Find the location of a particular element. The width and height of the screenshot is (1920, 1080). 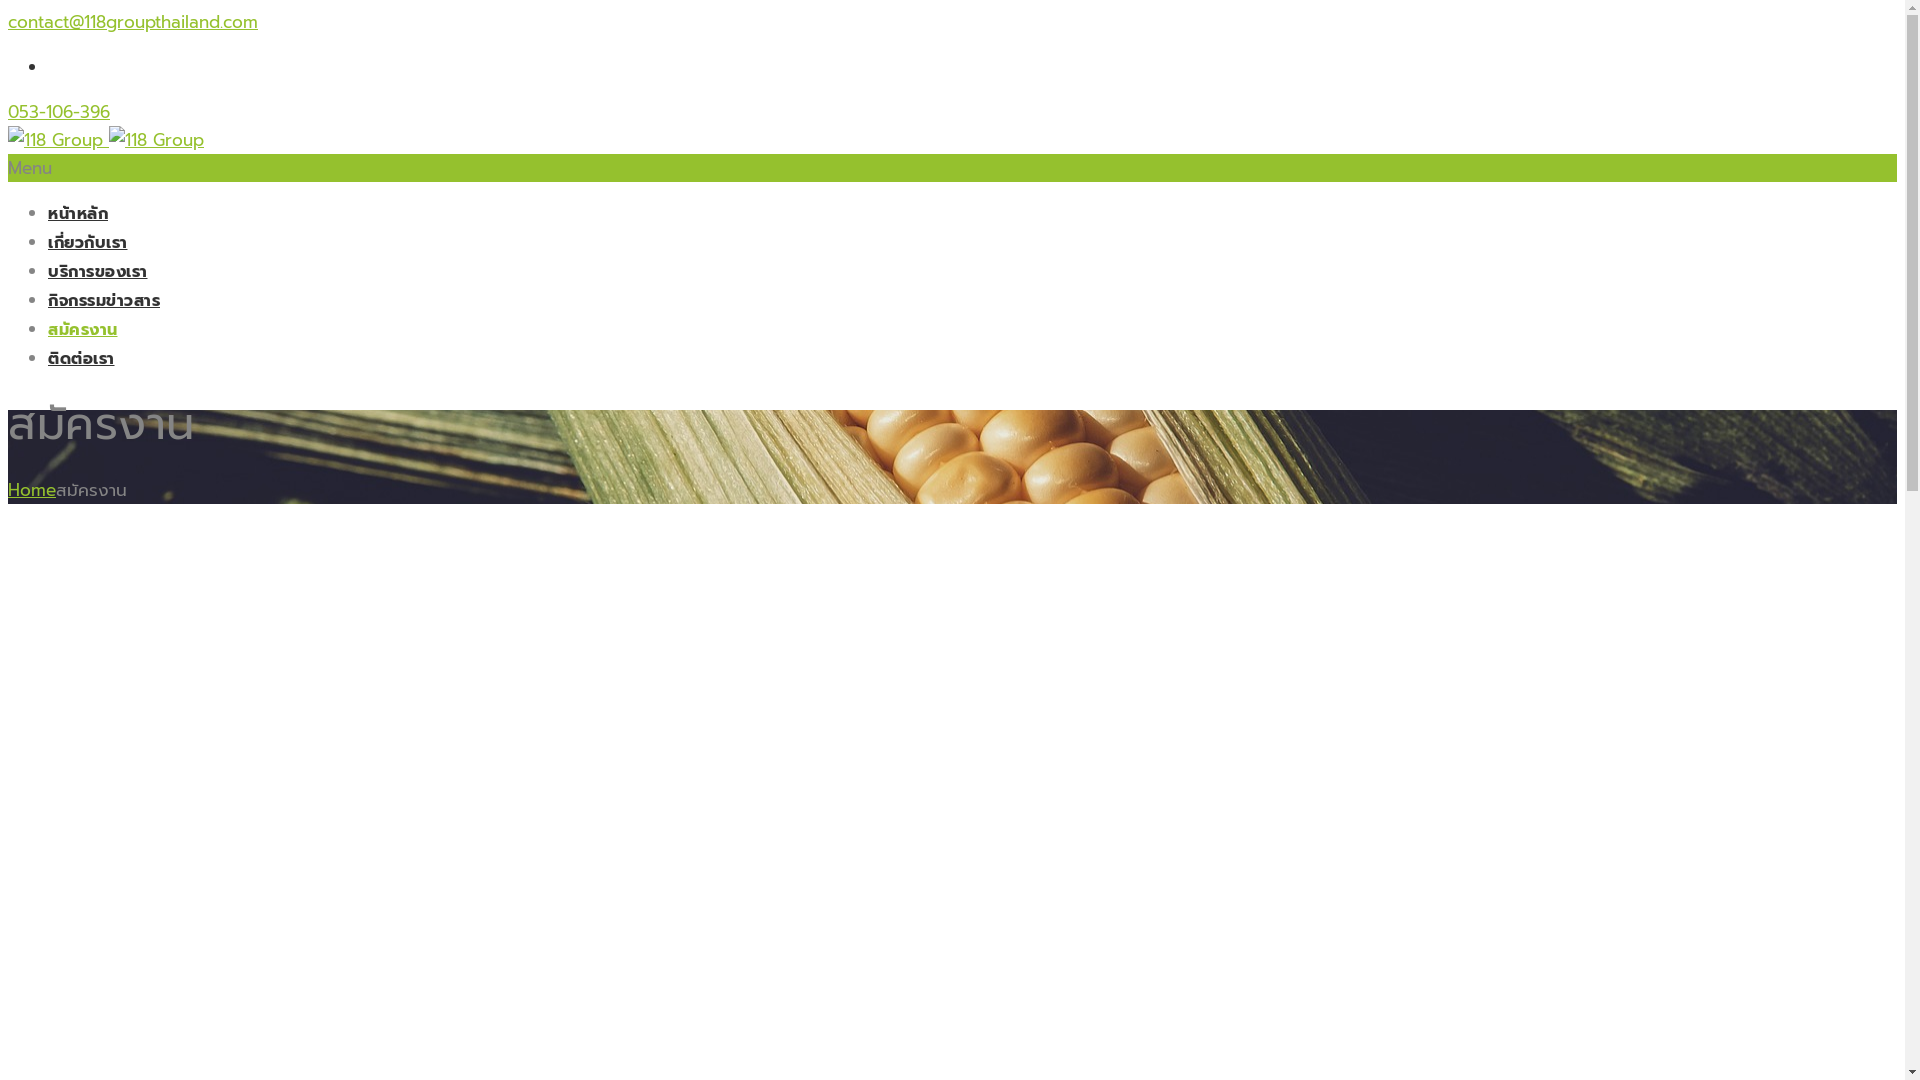

'118 Group' is located at coordinates (108, 138).